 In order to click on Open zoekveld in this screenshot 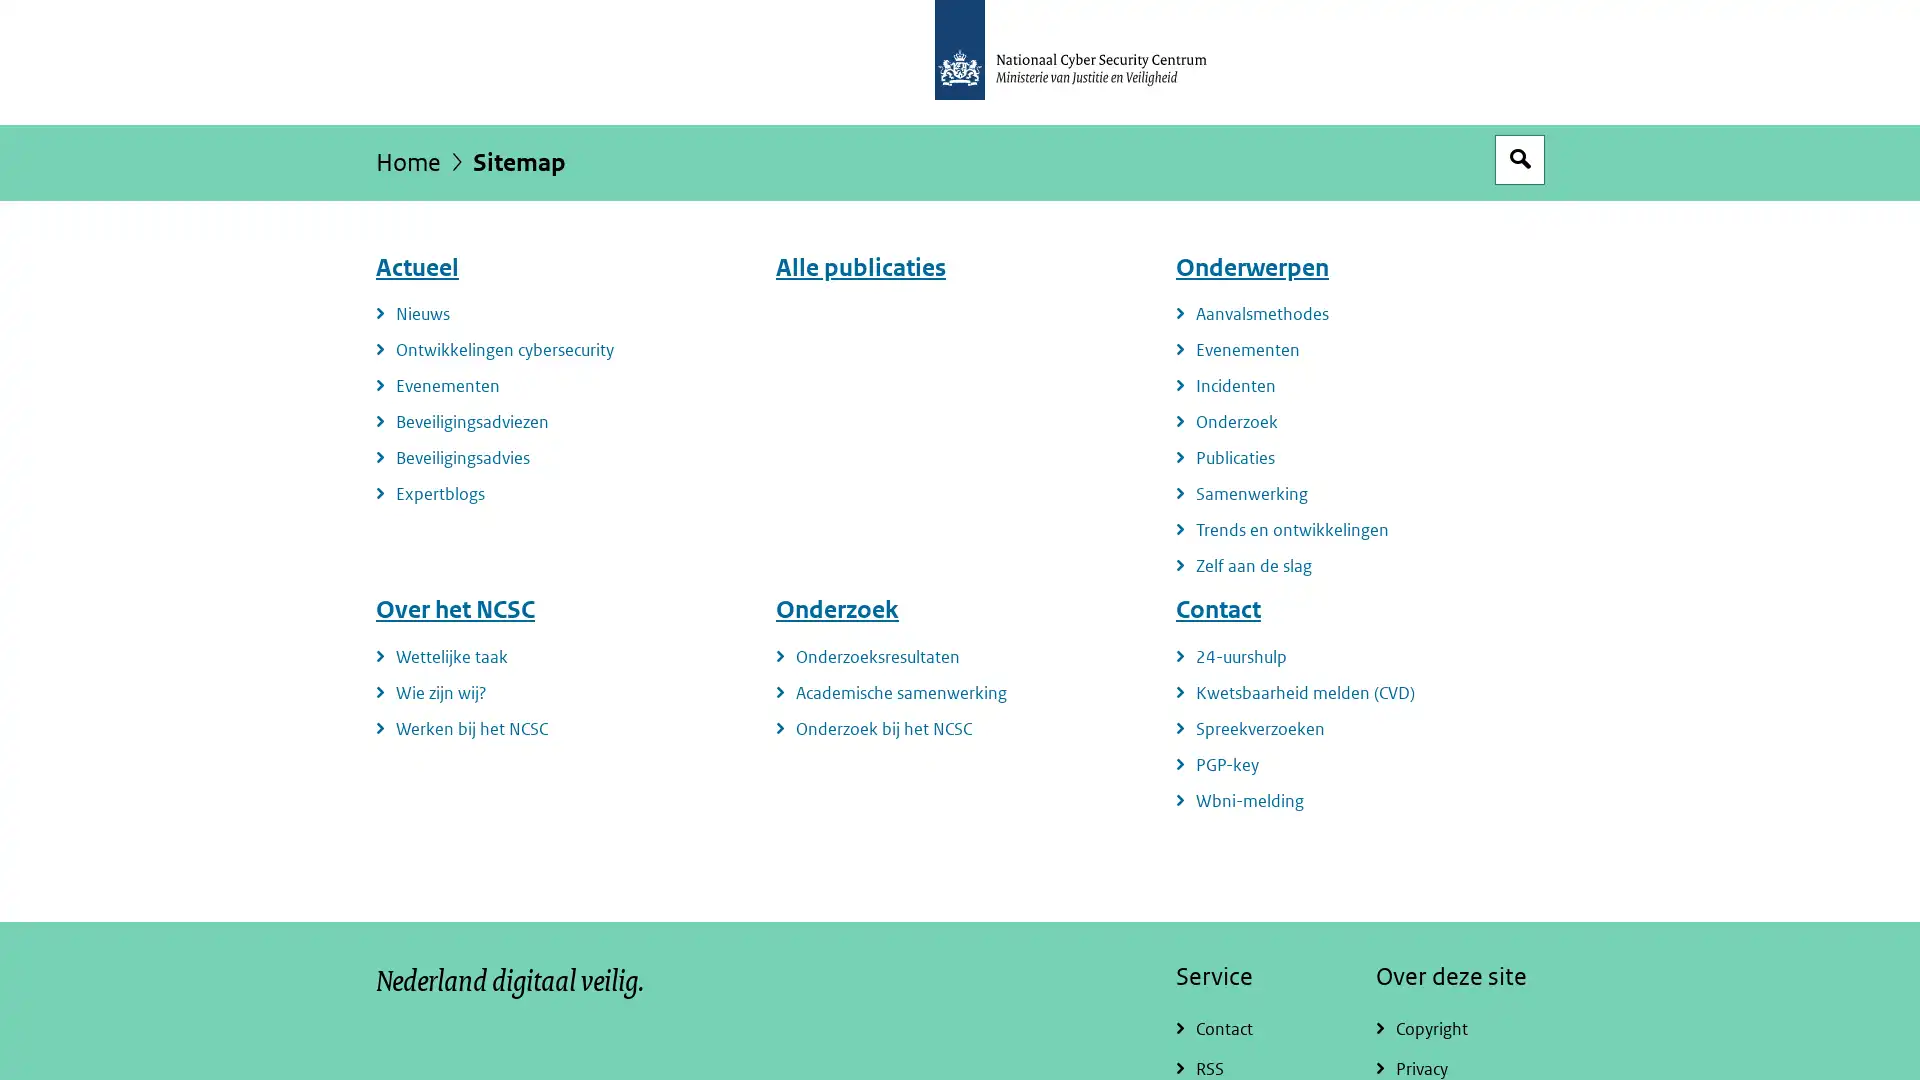, I will do `click(1520, 158)`.